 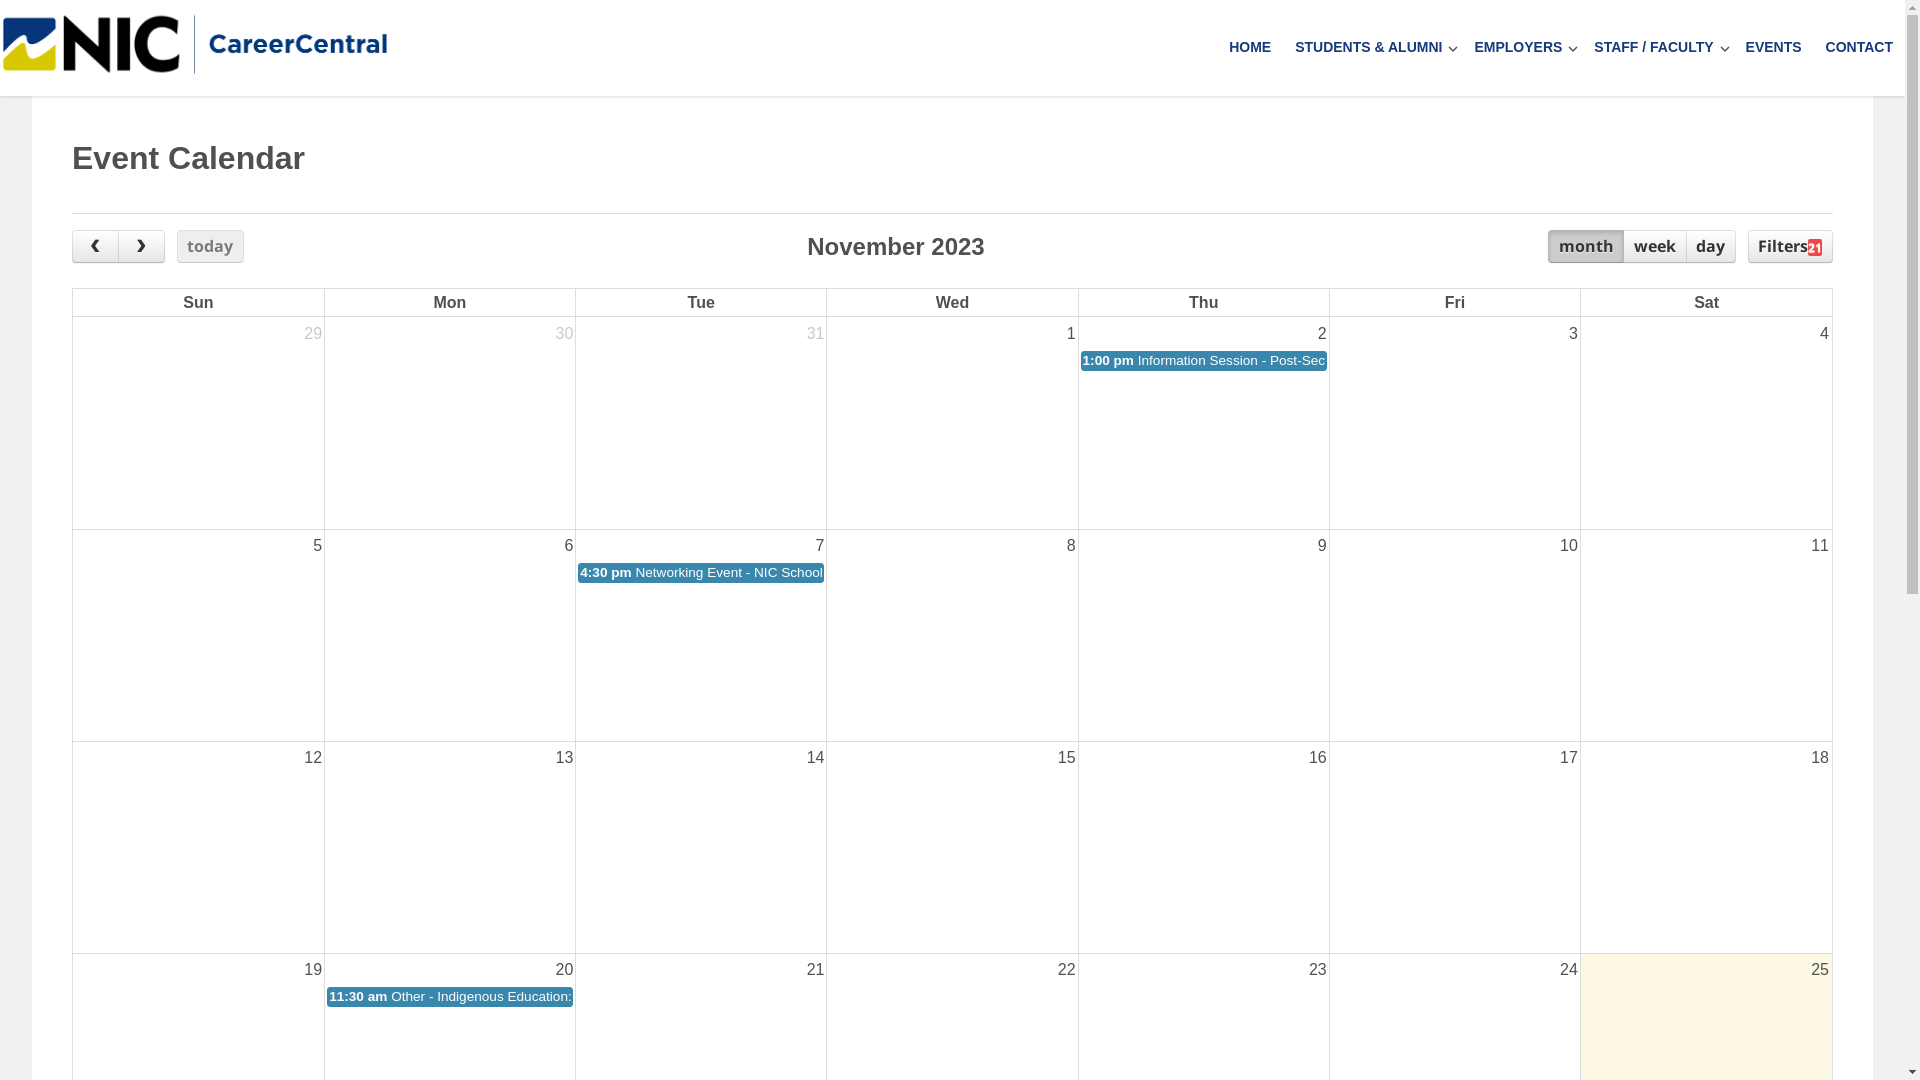 What do you see at coordinates (1248, 46) in the screenshot?
I see `'HOME'` at bounding box center [1248, 46].